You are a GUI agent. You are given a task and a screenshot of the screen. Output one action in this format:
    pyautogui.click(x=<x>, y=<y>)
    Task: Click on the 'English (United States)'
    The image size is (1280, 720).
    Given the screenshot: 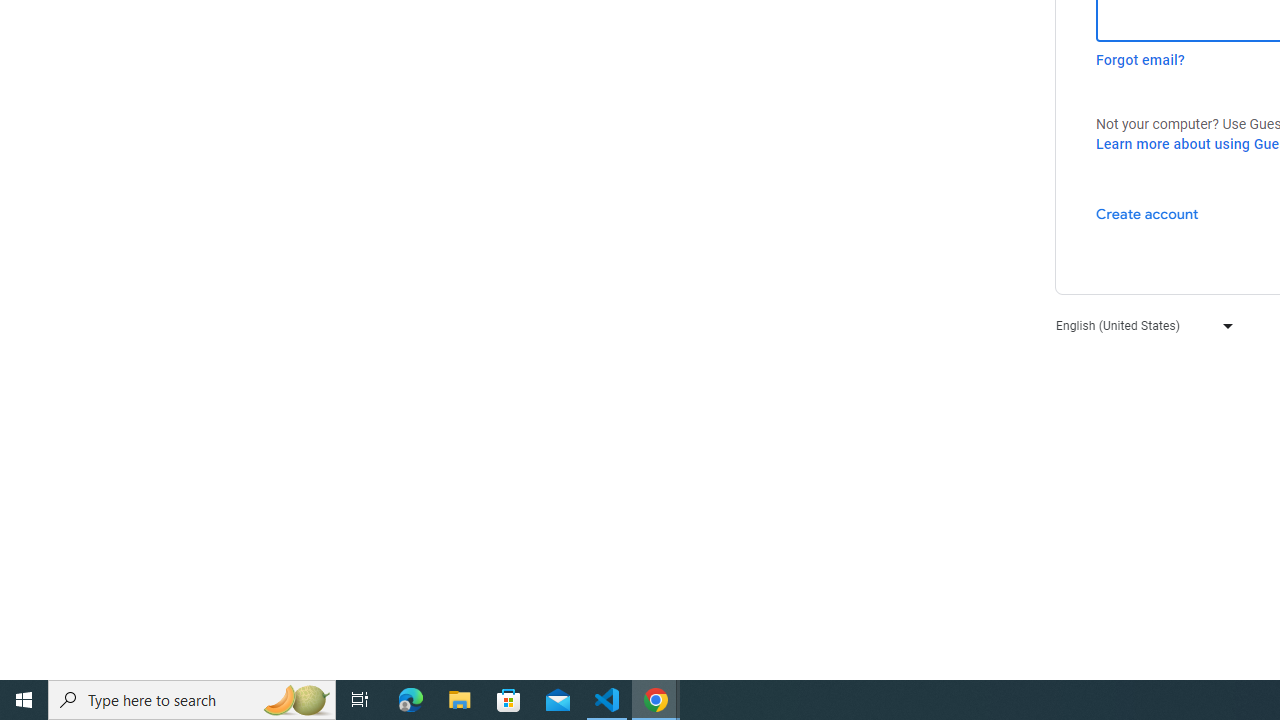 What is the action you would take?
    pyautogui.click(x=1139, y=324)
    